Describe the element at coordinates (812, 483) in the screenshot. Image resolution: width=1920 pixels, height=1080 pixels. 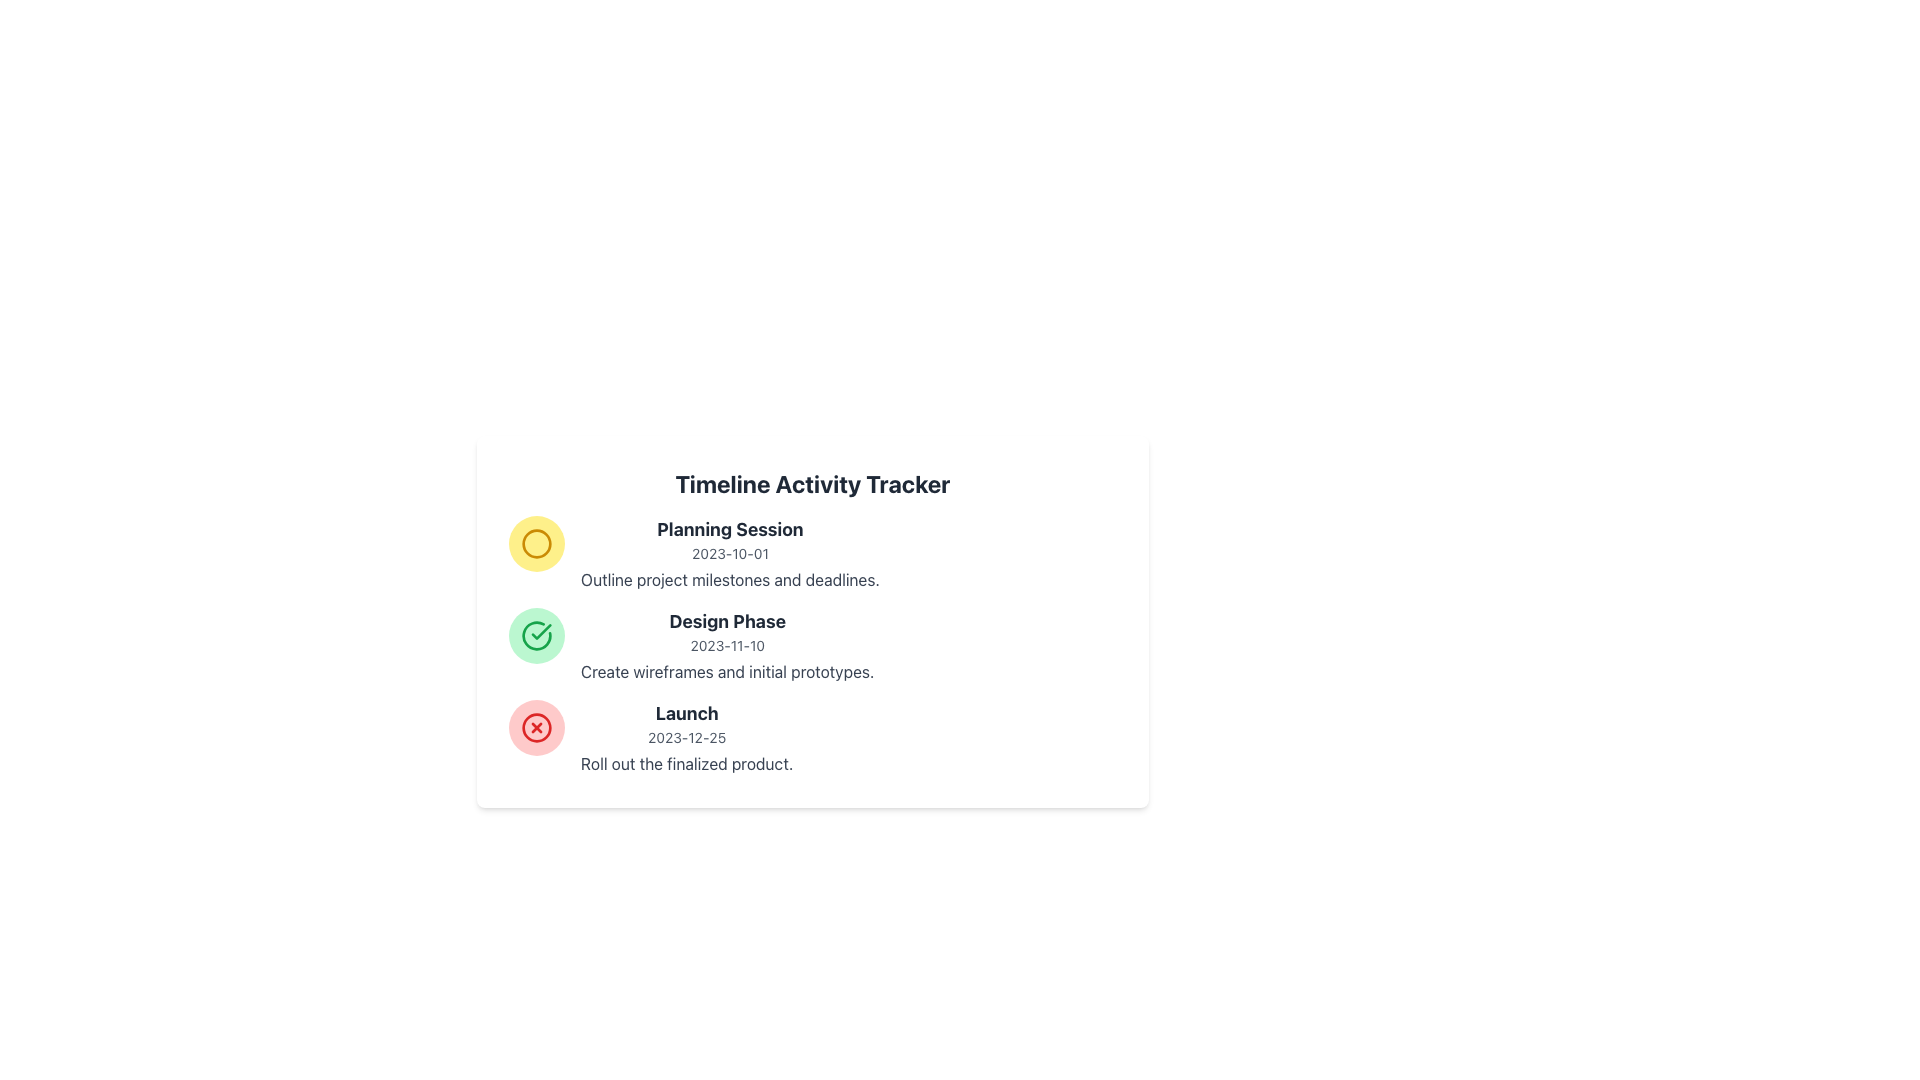
I see `text of the heading element that serves as the title for the timeline activity tracker, located centrally at the top of the card` at that location.